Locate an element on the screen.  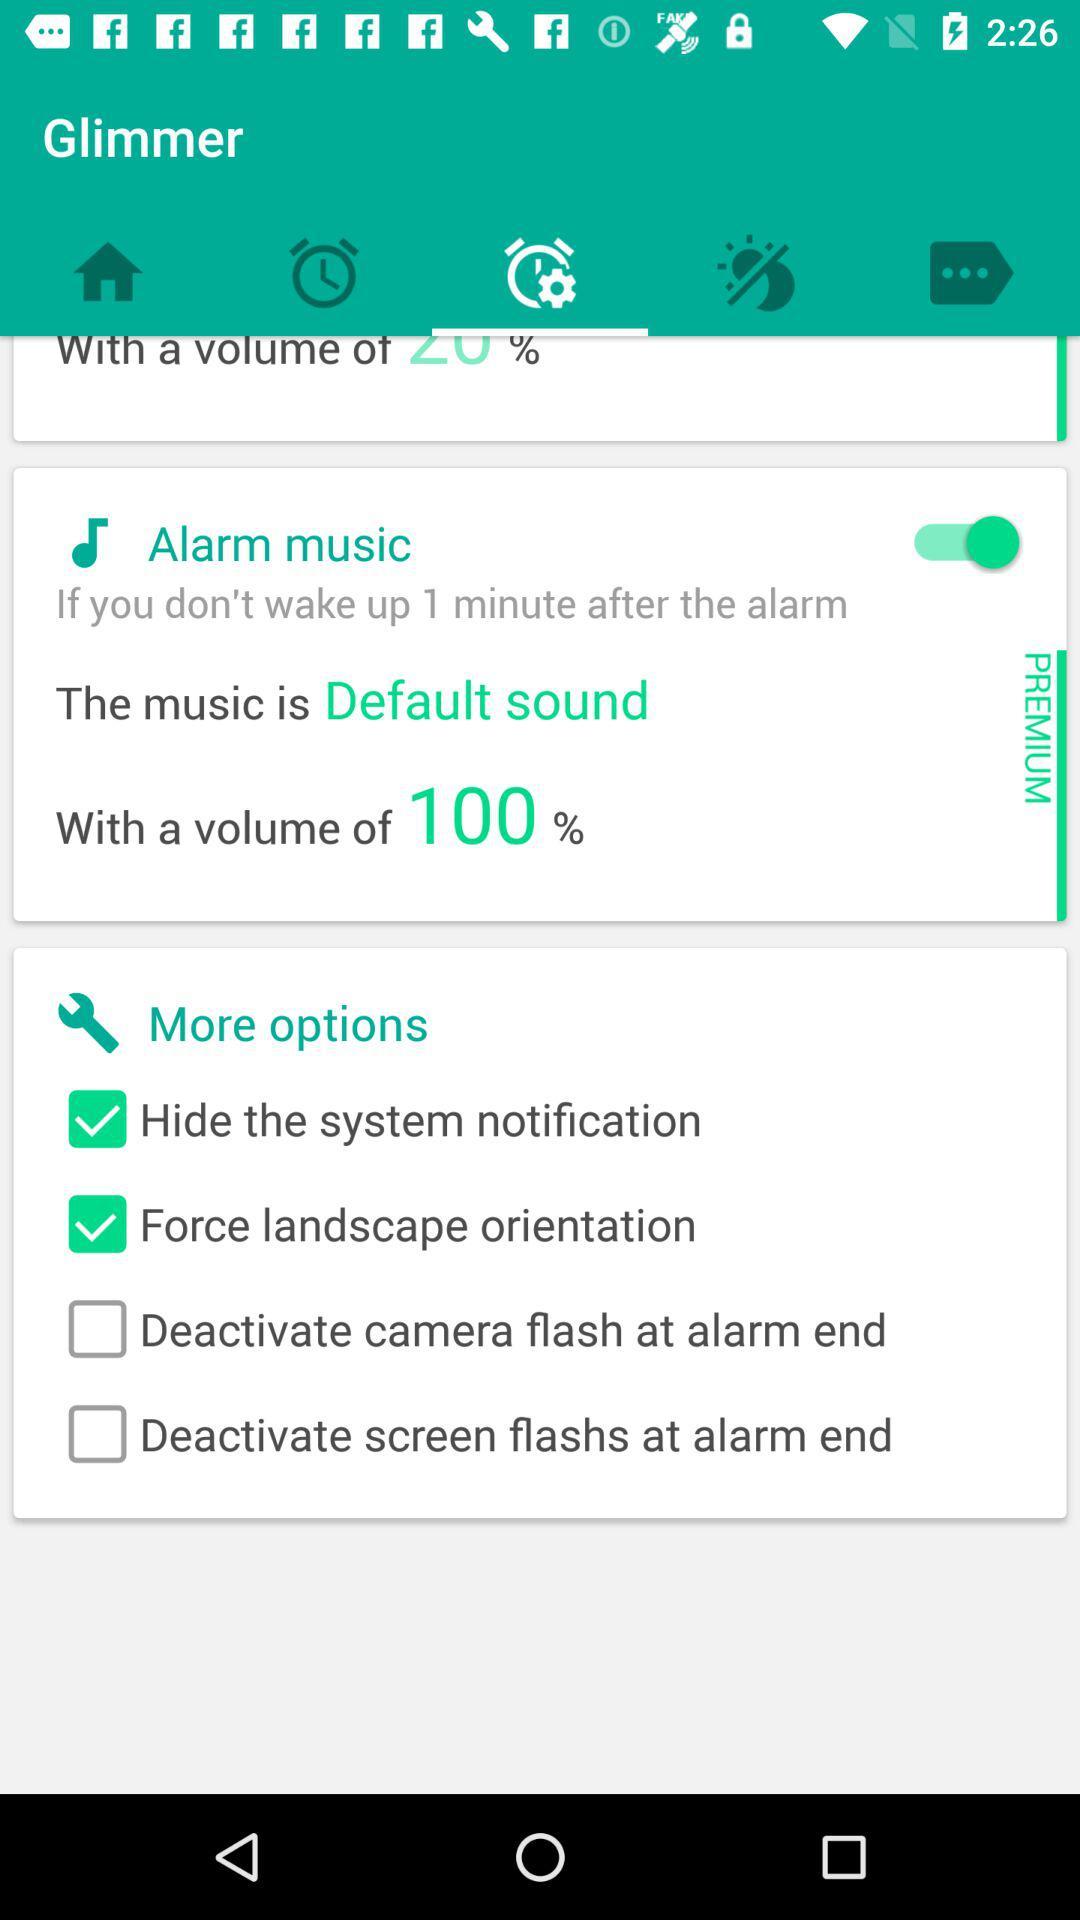
the fifth icon in a row below the text glimmer is located at coordinates (971, 272).